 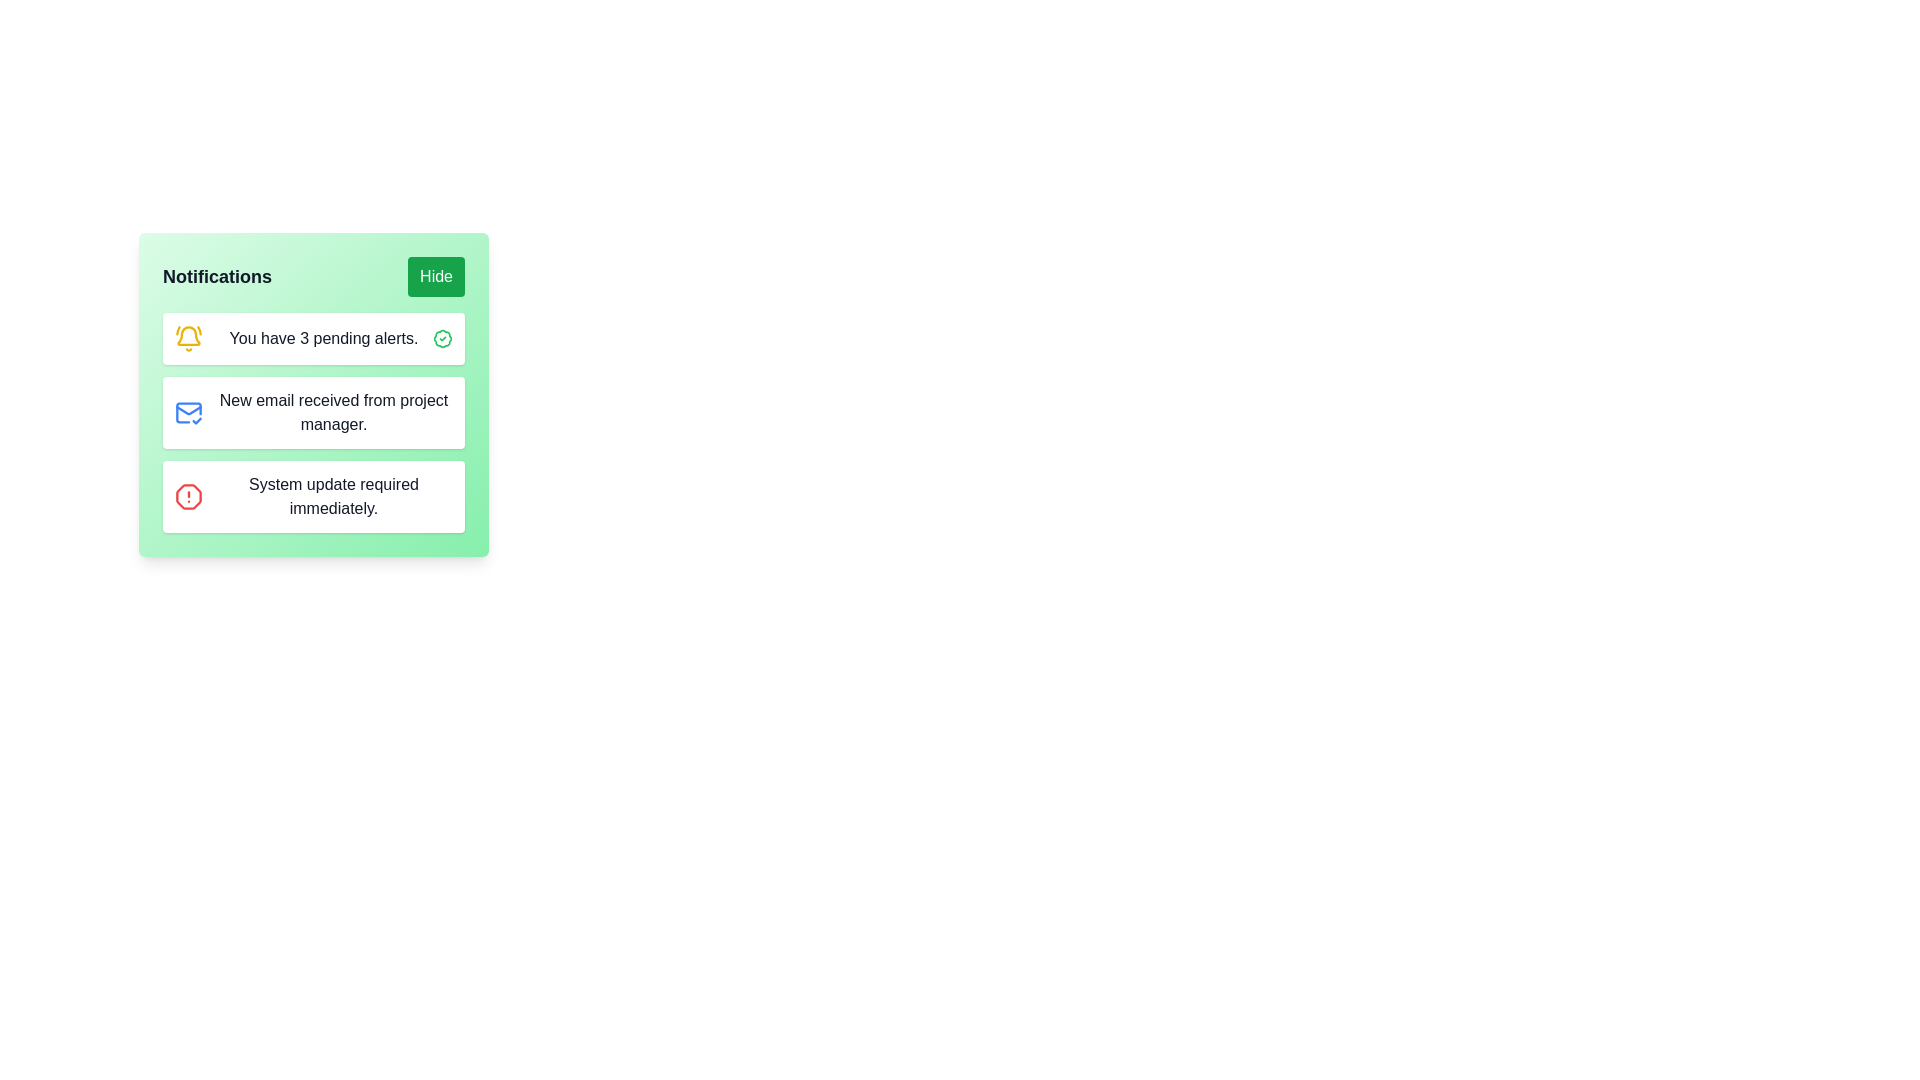 What do you see at coordinates (334, 496) in the screenshot?
I see `the text element displaying 'System update required immediately.' in the notification panel, which is the third item in the list` at bounding box center [334, 496].